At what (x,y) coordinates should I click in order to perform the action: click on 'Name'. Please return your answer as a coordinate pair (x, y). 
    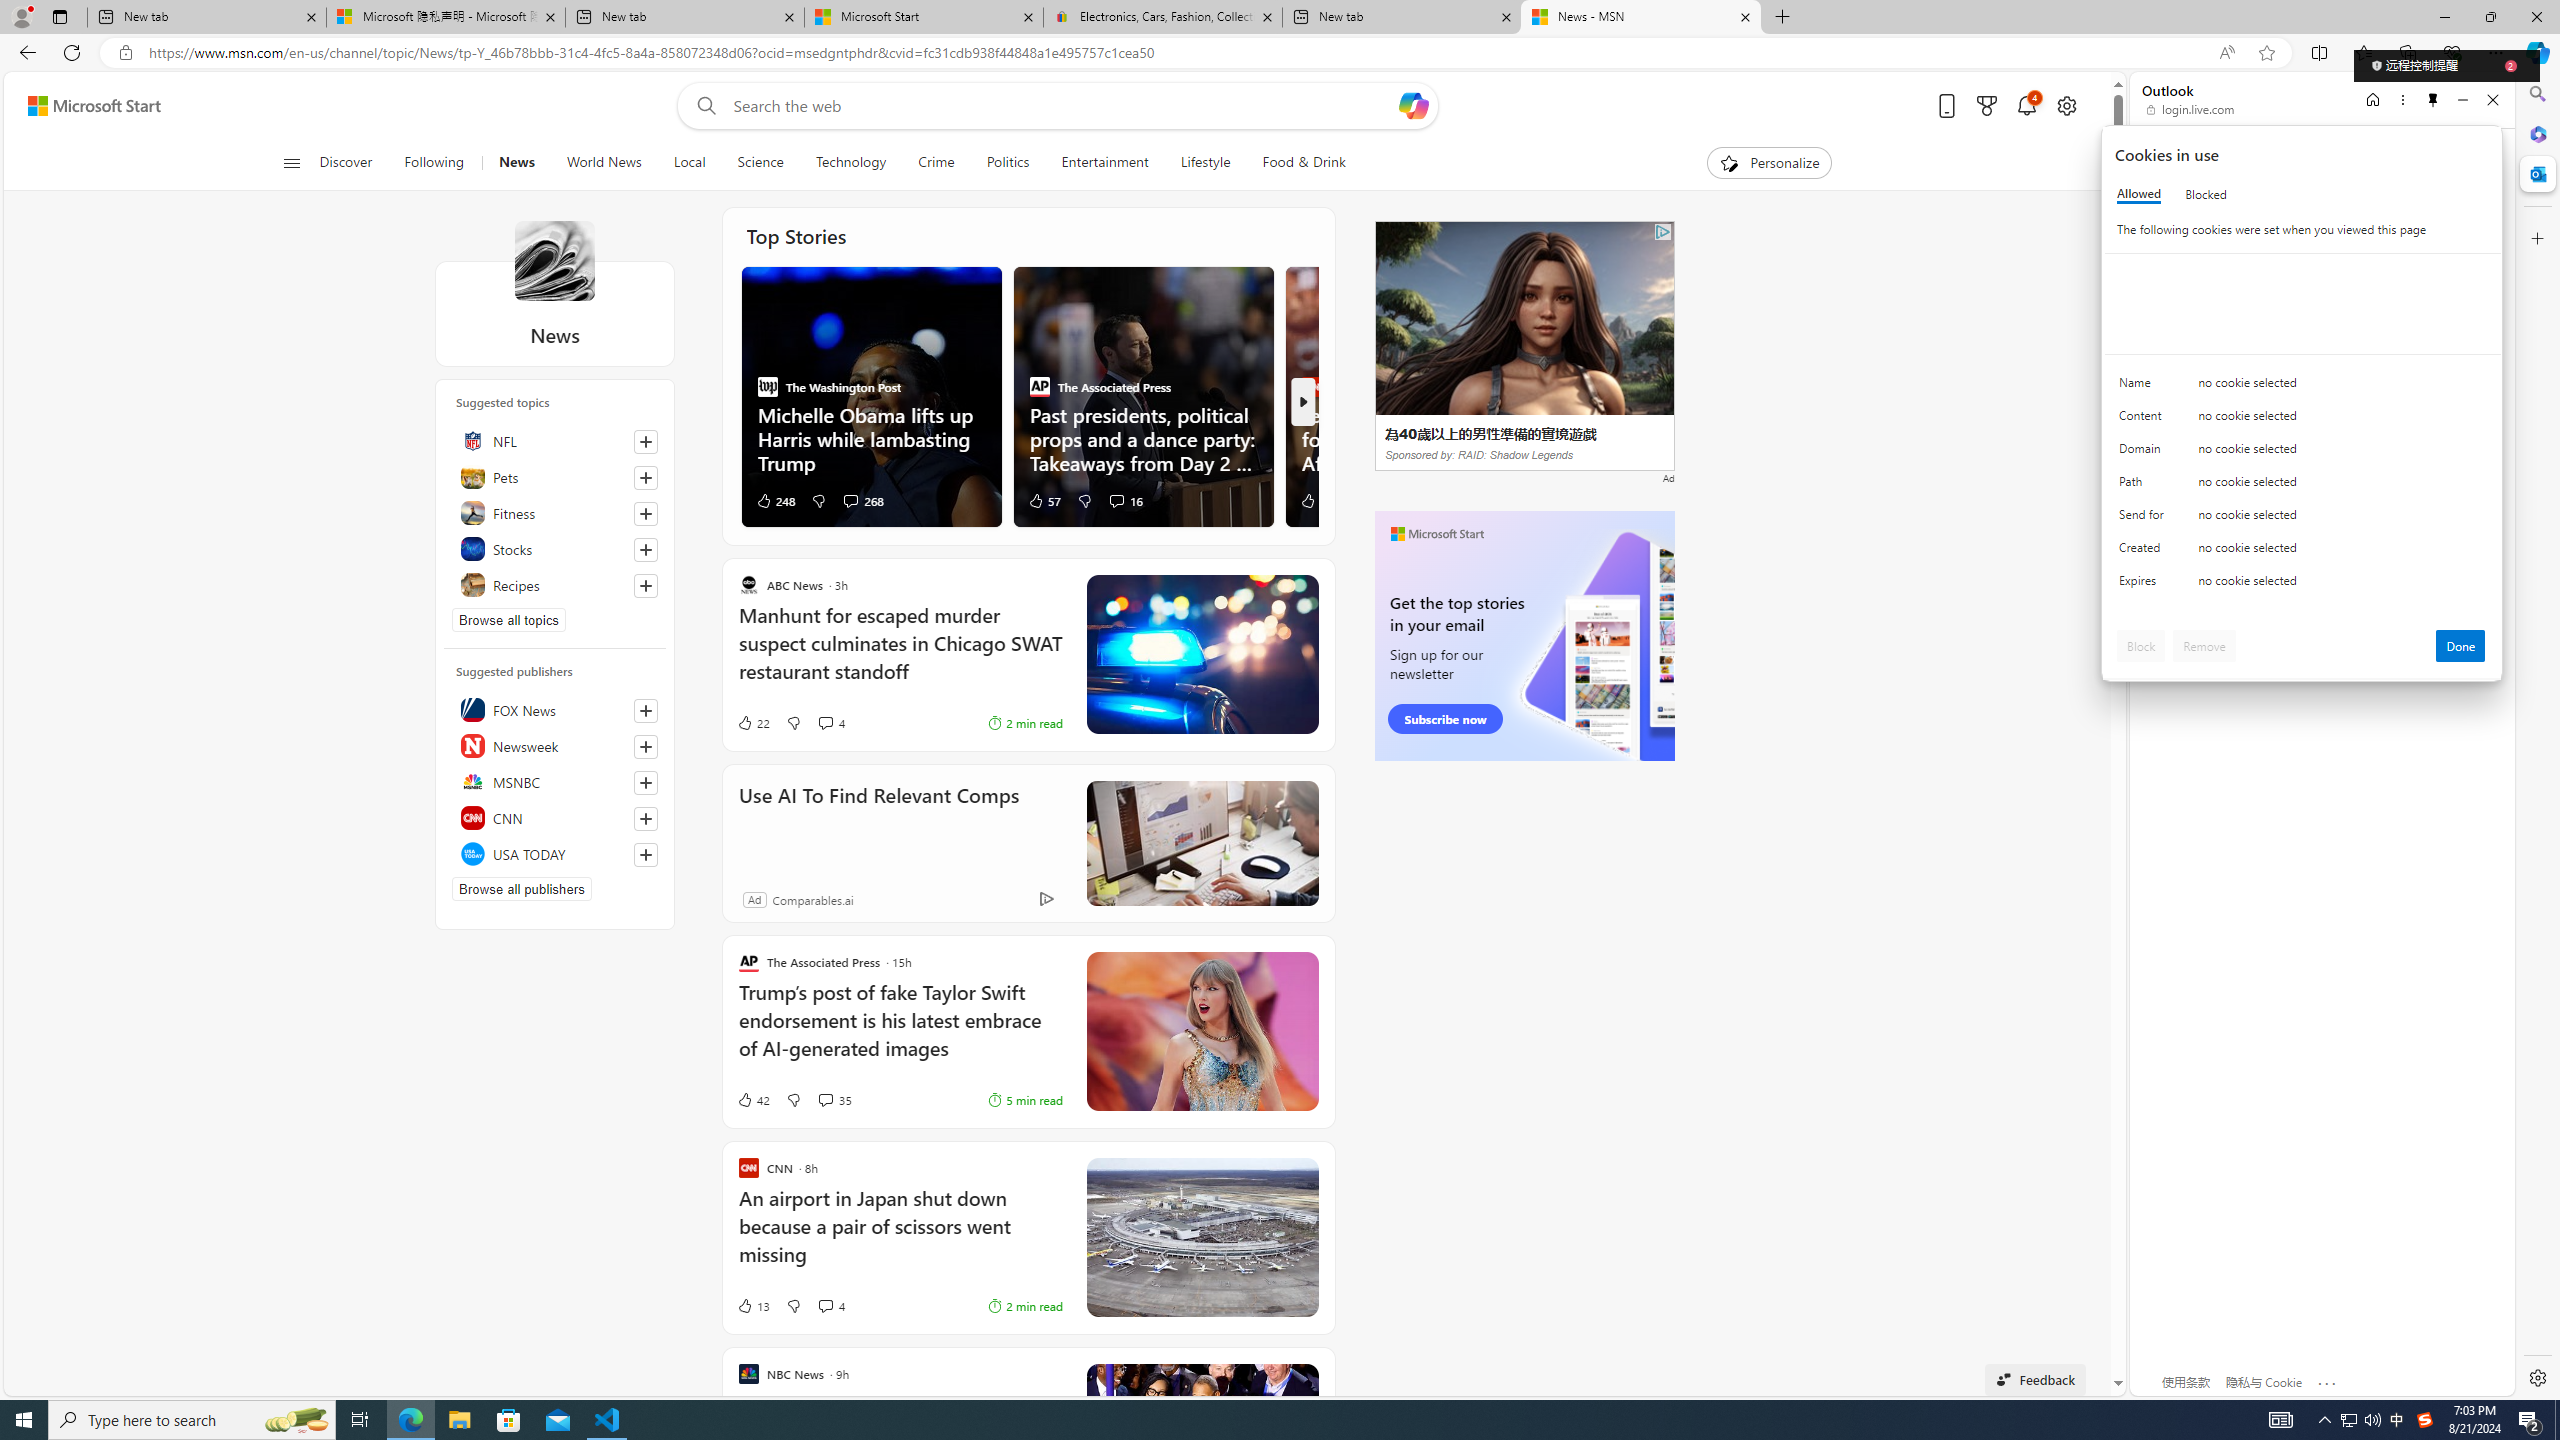
    Looking at the image, I should click on (2144, 386).